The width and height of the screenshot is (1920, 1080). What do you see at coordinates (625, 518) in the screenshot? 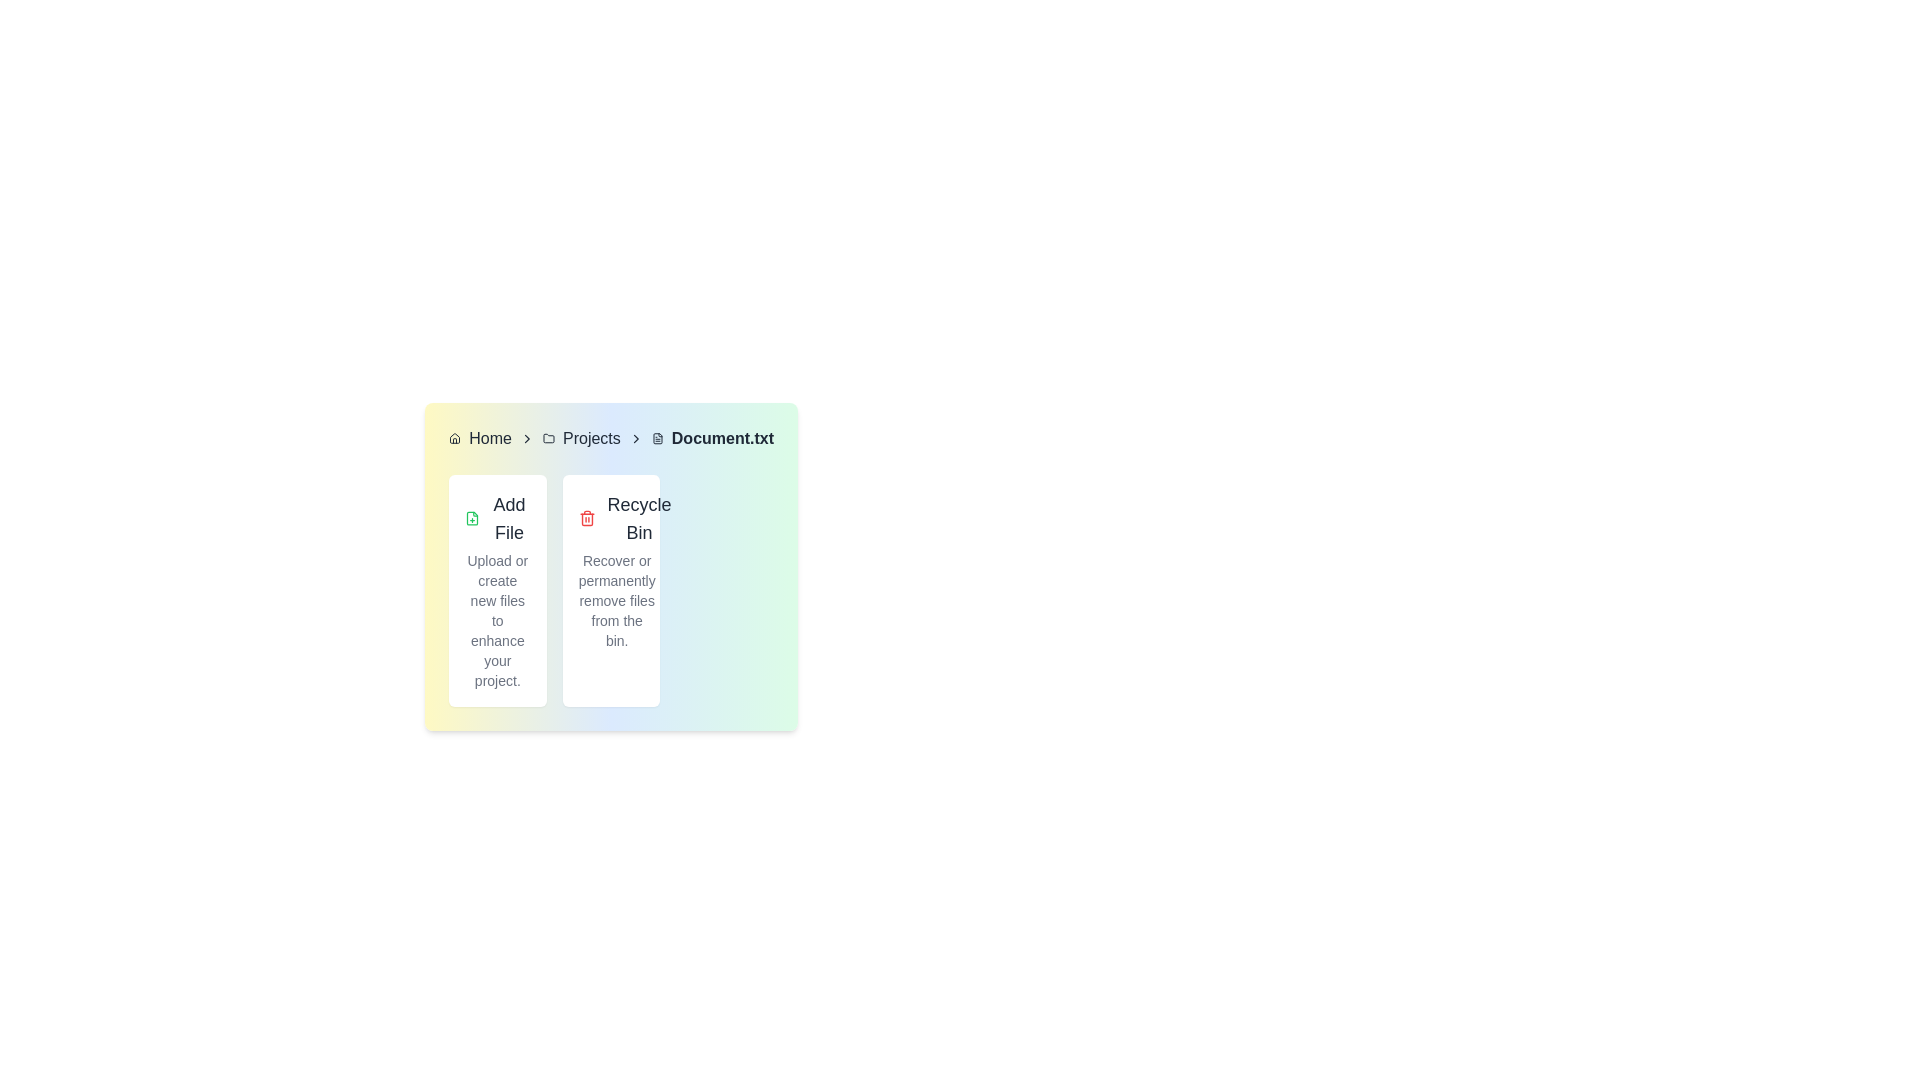
I see `the 'Recycle Bin' label and icon pairing component` at bounding box center [625, 518].